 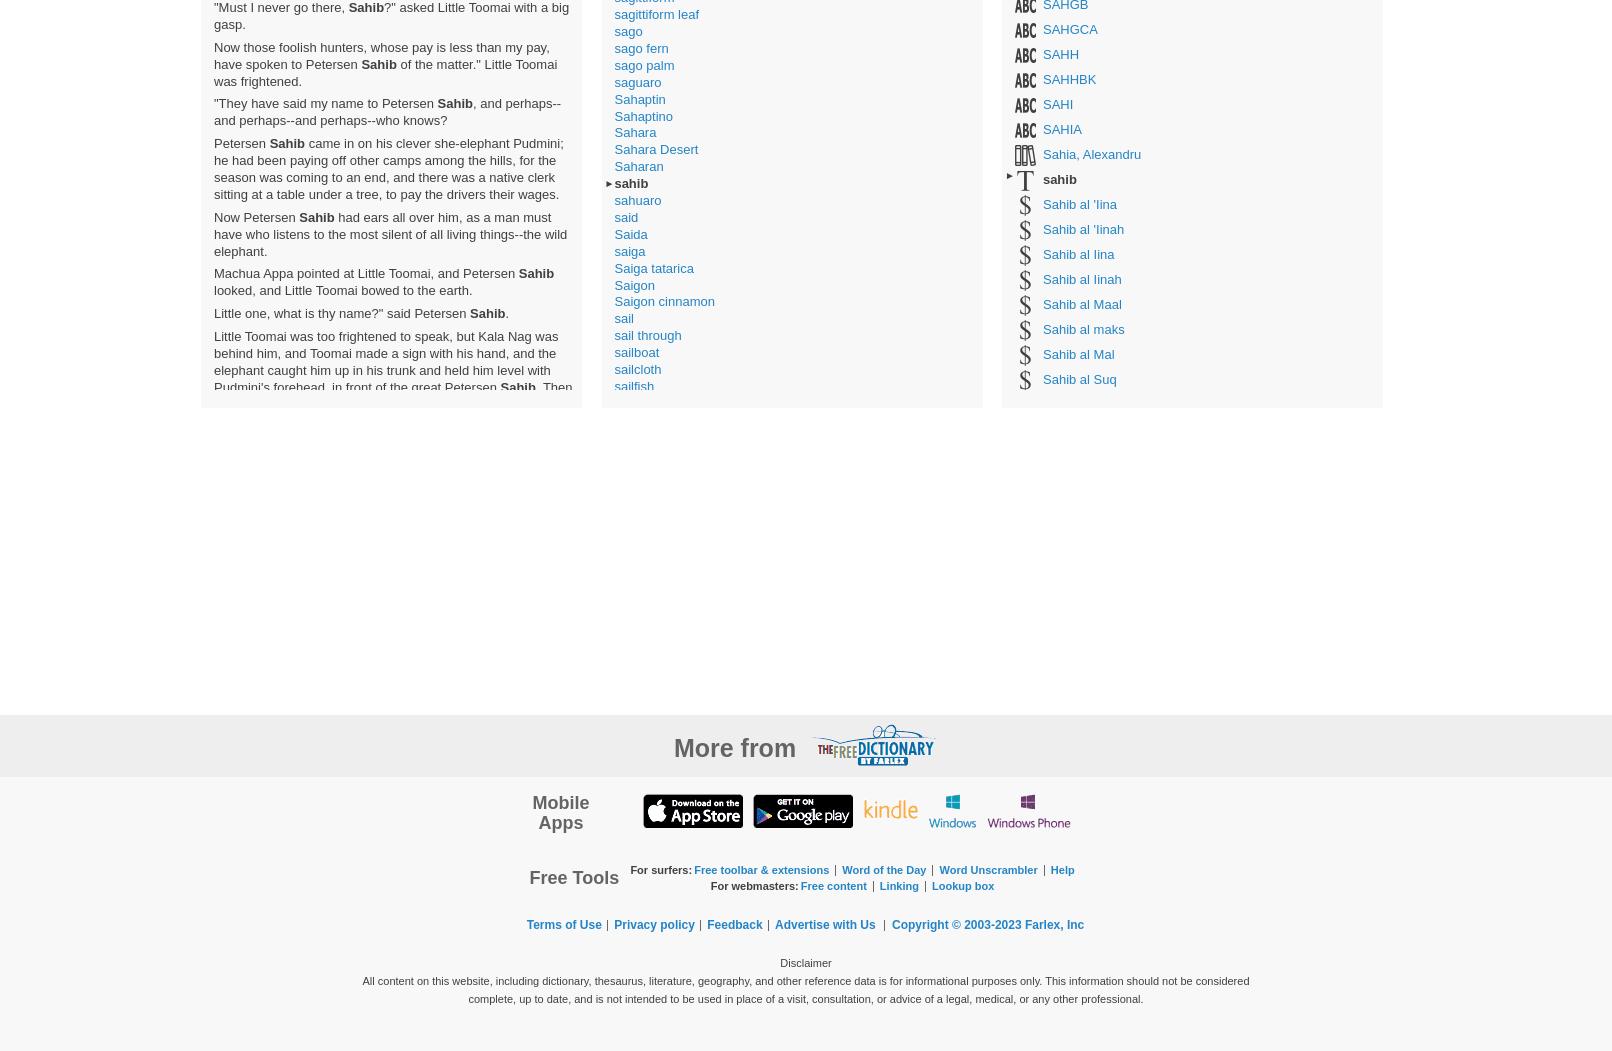 What do you see at coordinates (987, 867) in the screenshot?
I see `'Word Unscrambler'` at bounding box center [987, 867].